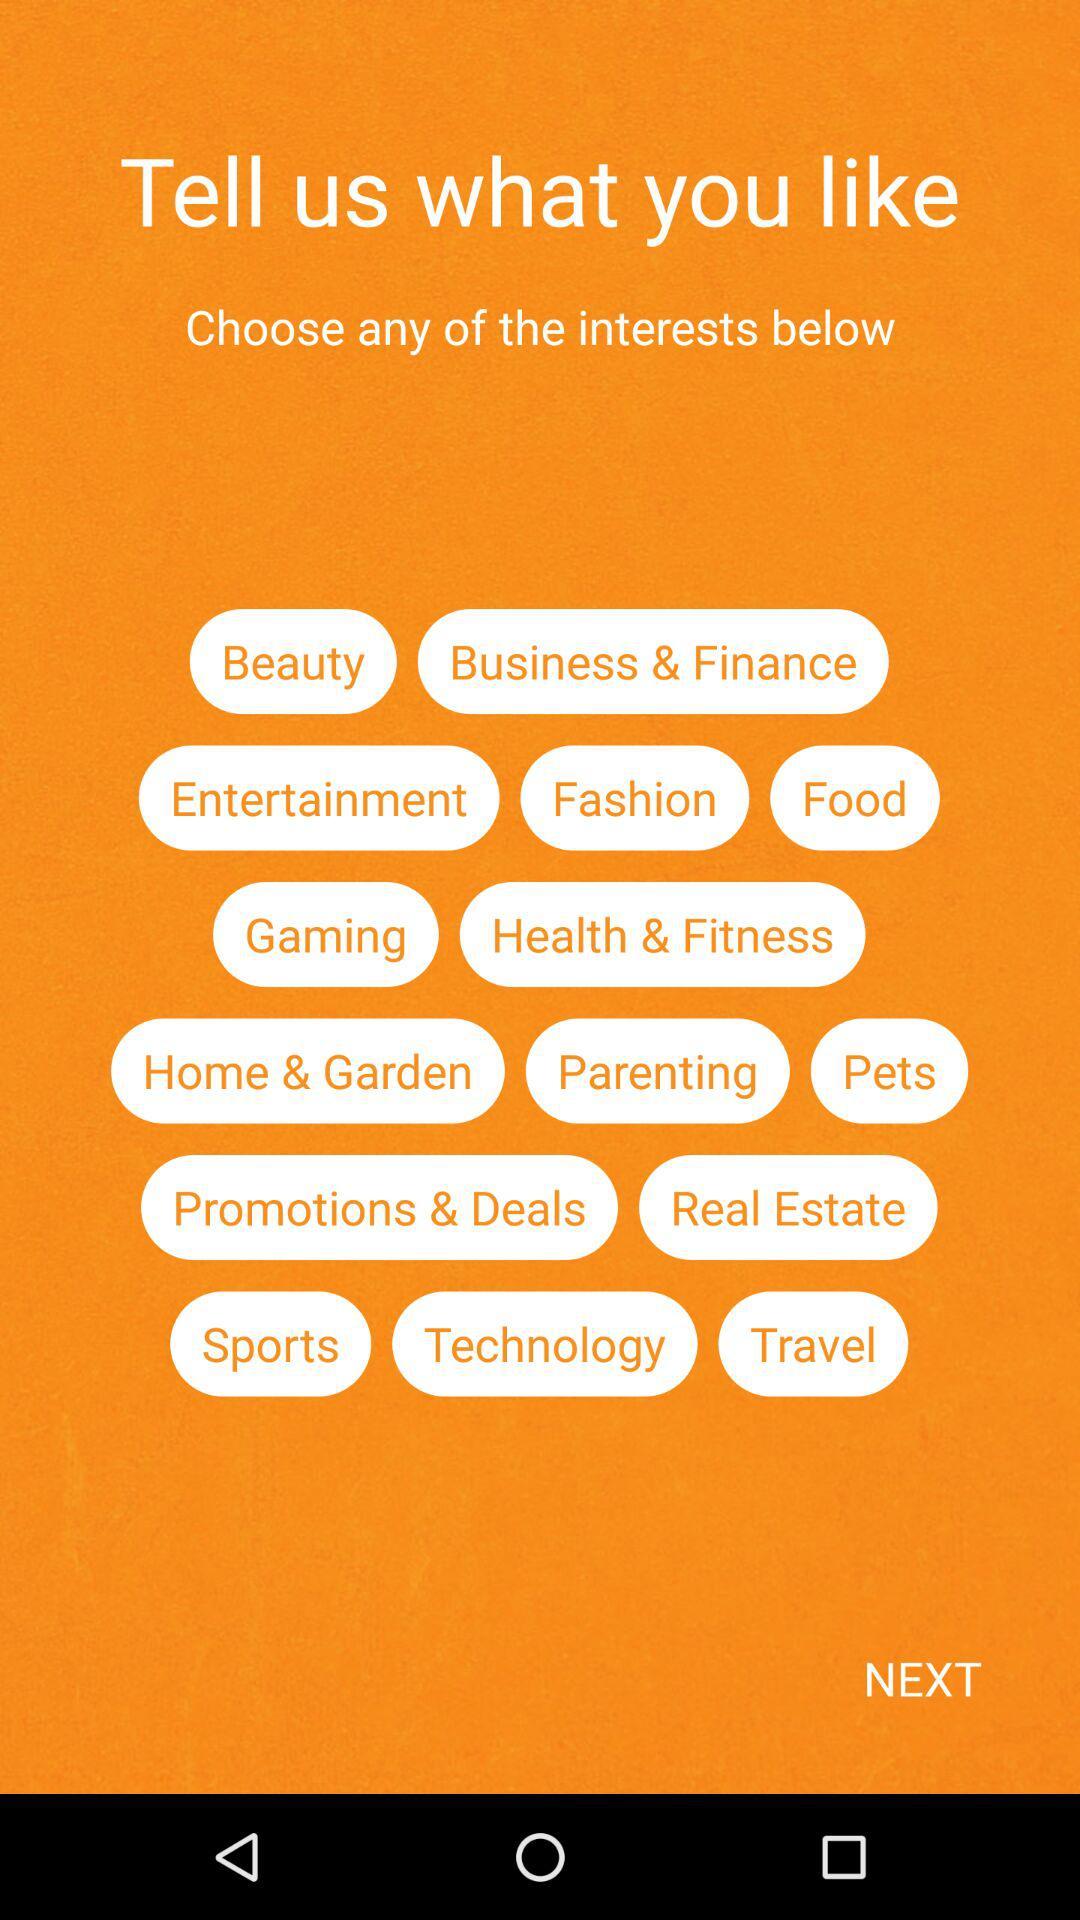  Describe the element at coordinates (888, 1069) in the screenshot. I see `item next to parenting` at that location.